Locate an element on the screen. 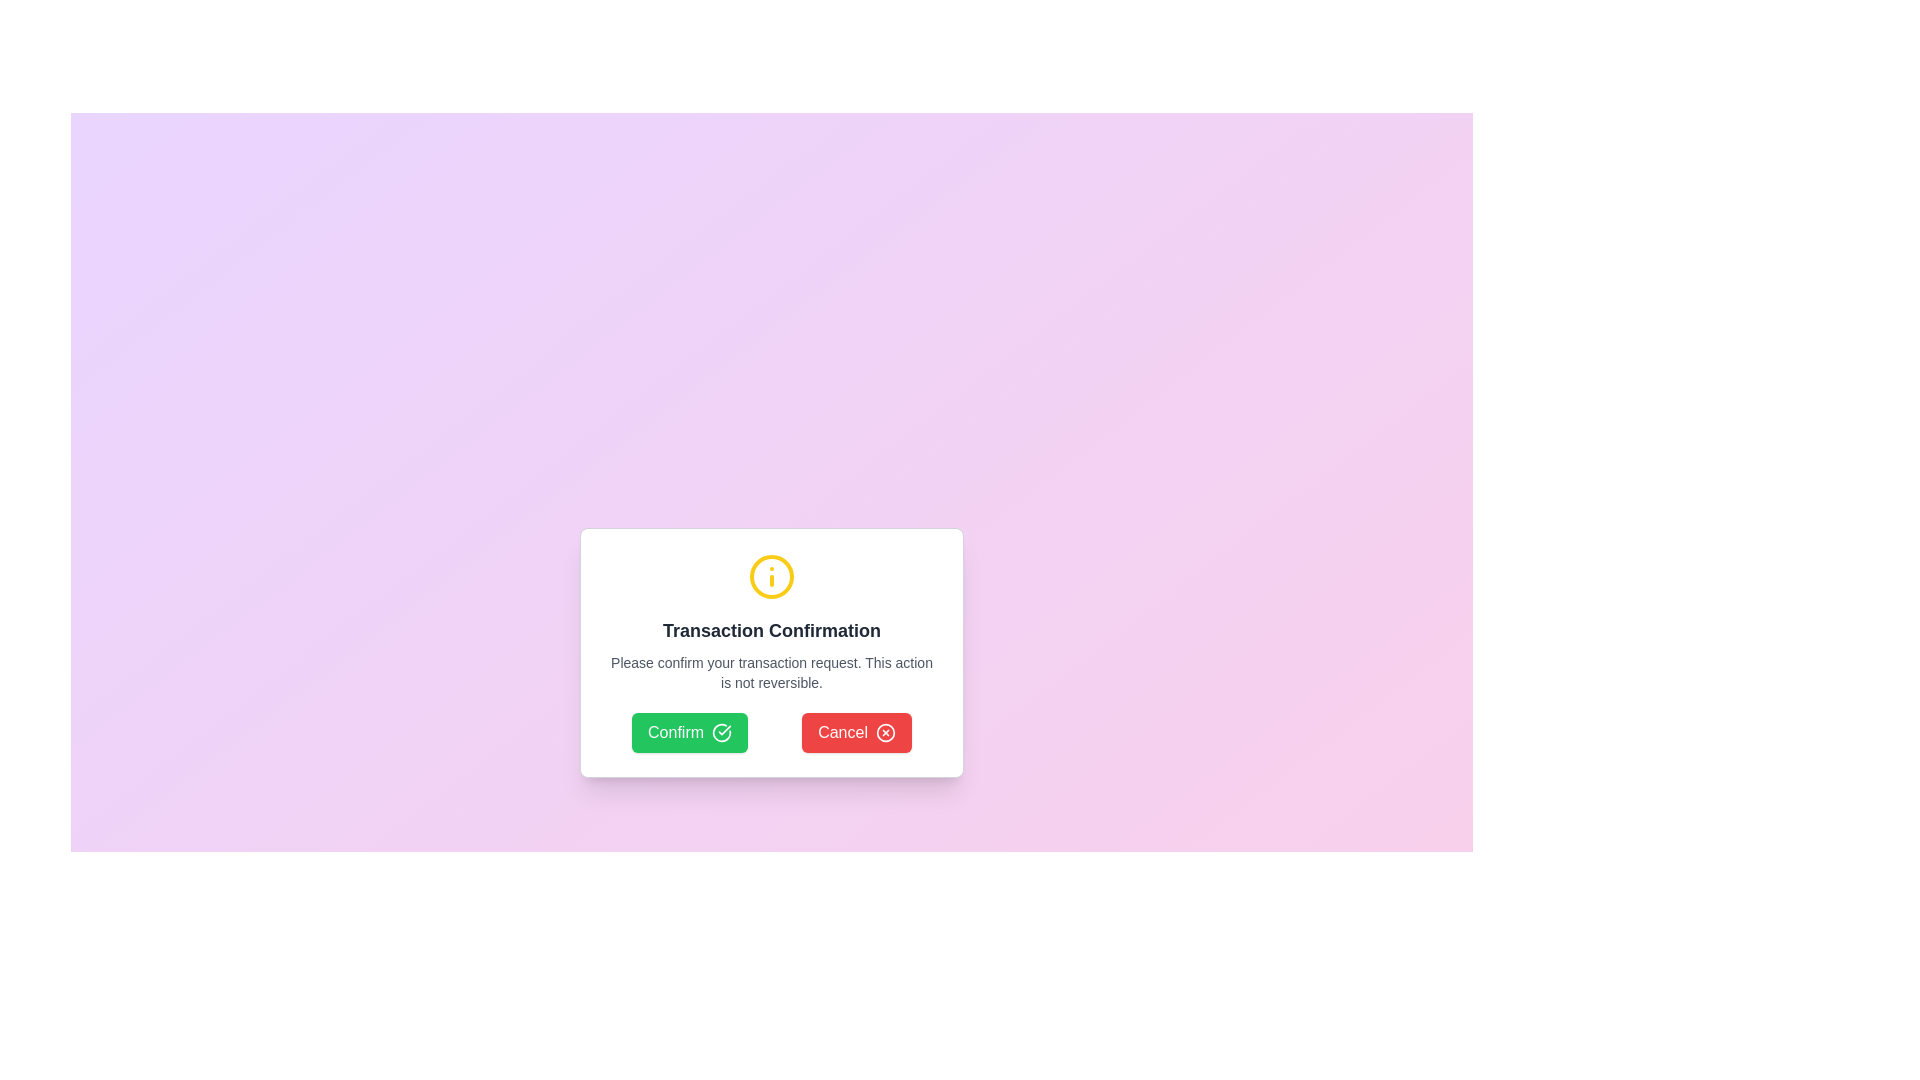 The image size is (1920, 1080). the 'Cancel' button with a red background and white text is located at coordinates (857, 732).